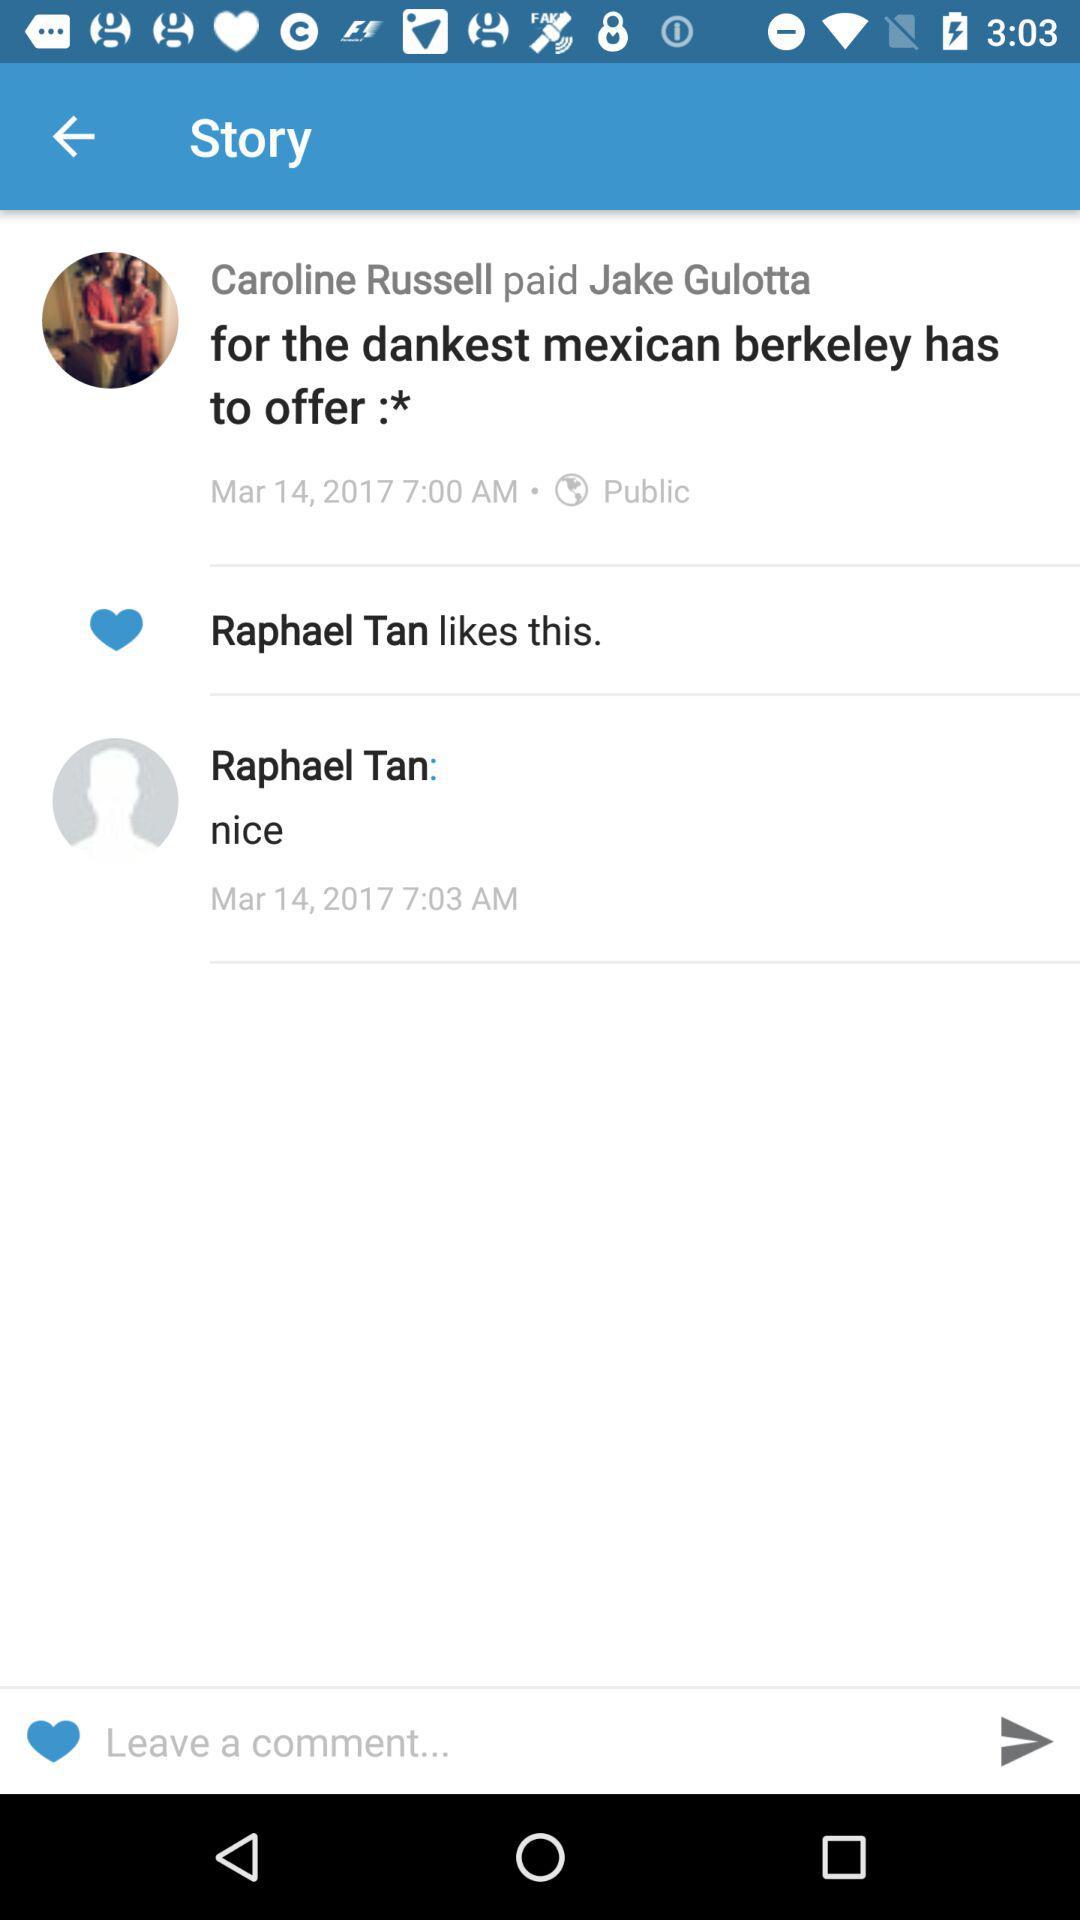 This screenshot has height=1920, width=1080. Describe the element at coordinates (51, 1740) in the screenshot. I see `send heart` at that location.